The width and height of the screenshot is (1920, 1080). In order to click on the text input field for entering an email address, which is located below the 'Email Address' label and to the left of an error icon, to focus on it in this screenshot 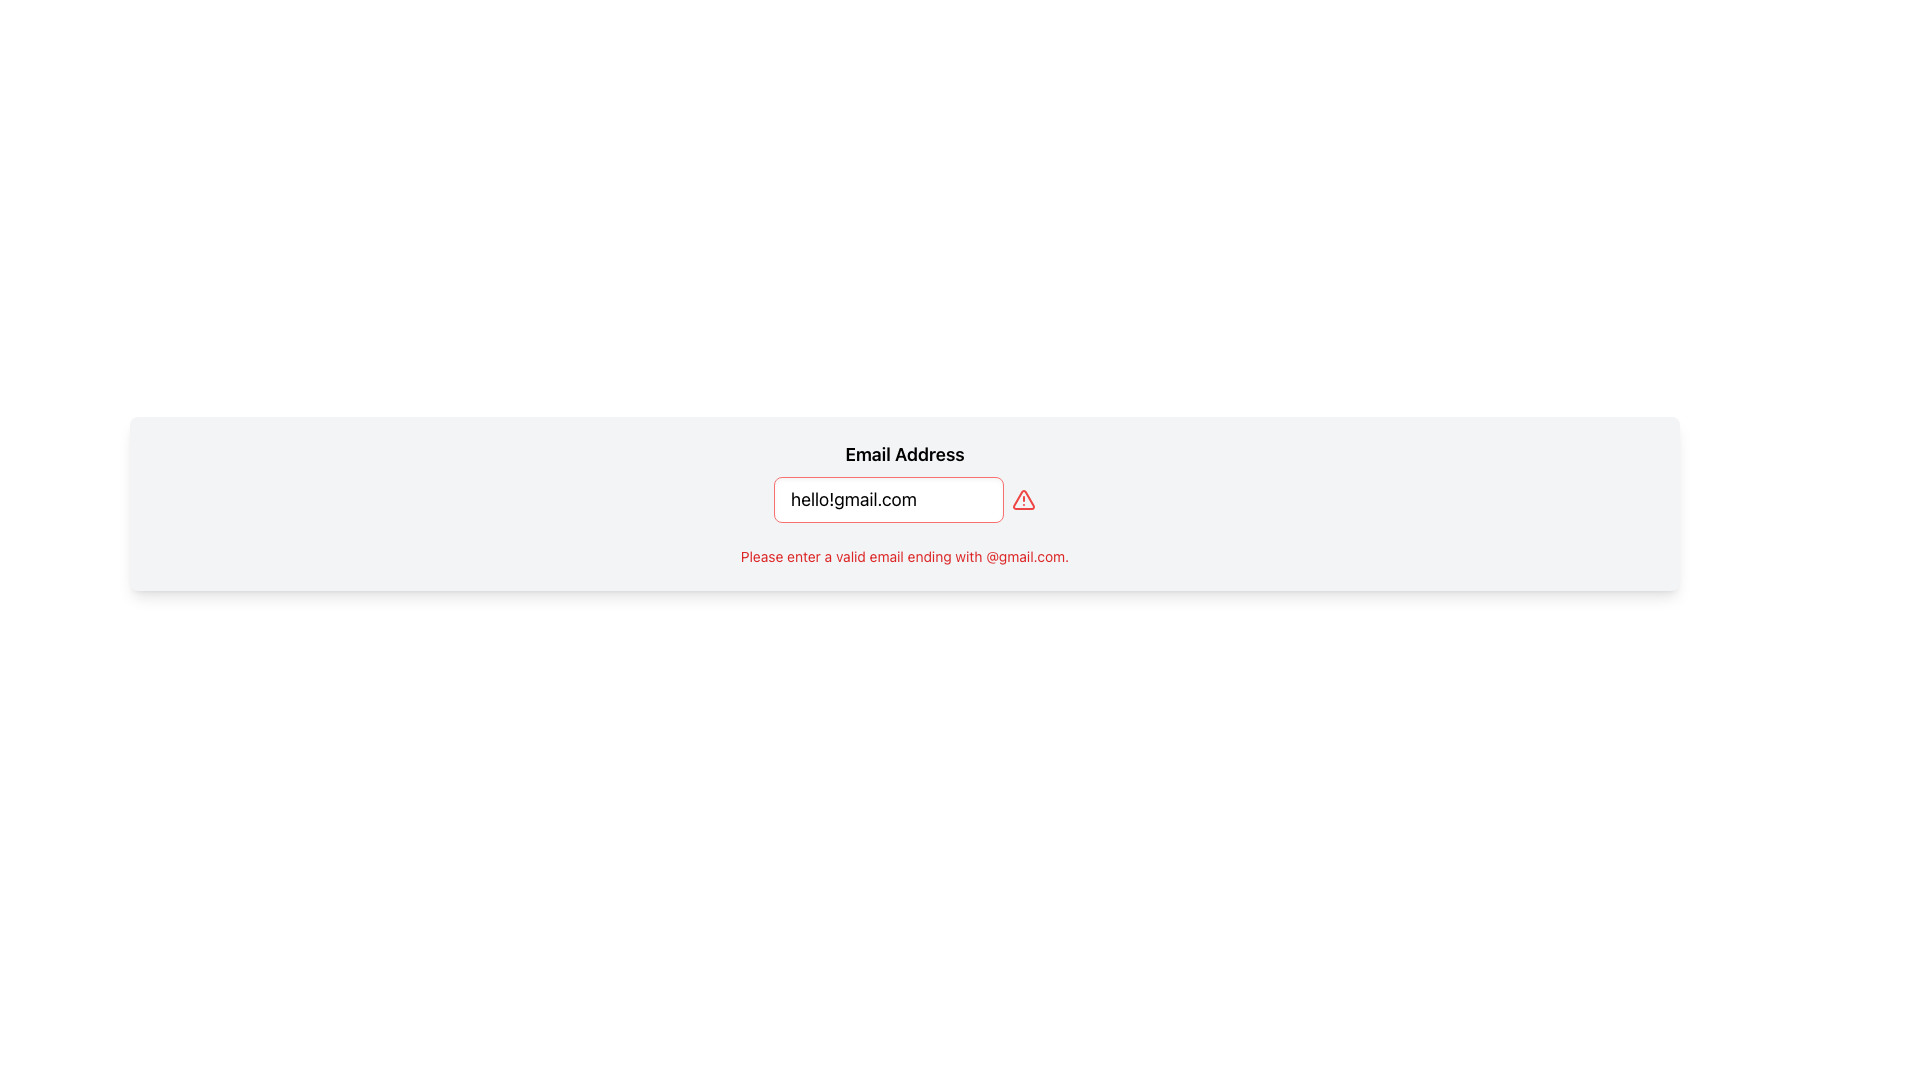, I will do `click(887, 499)`.